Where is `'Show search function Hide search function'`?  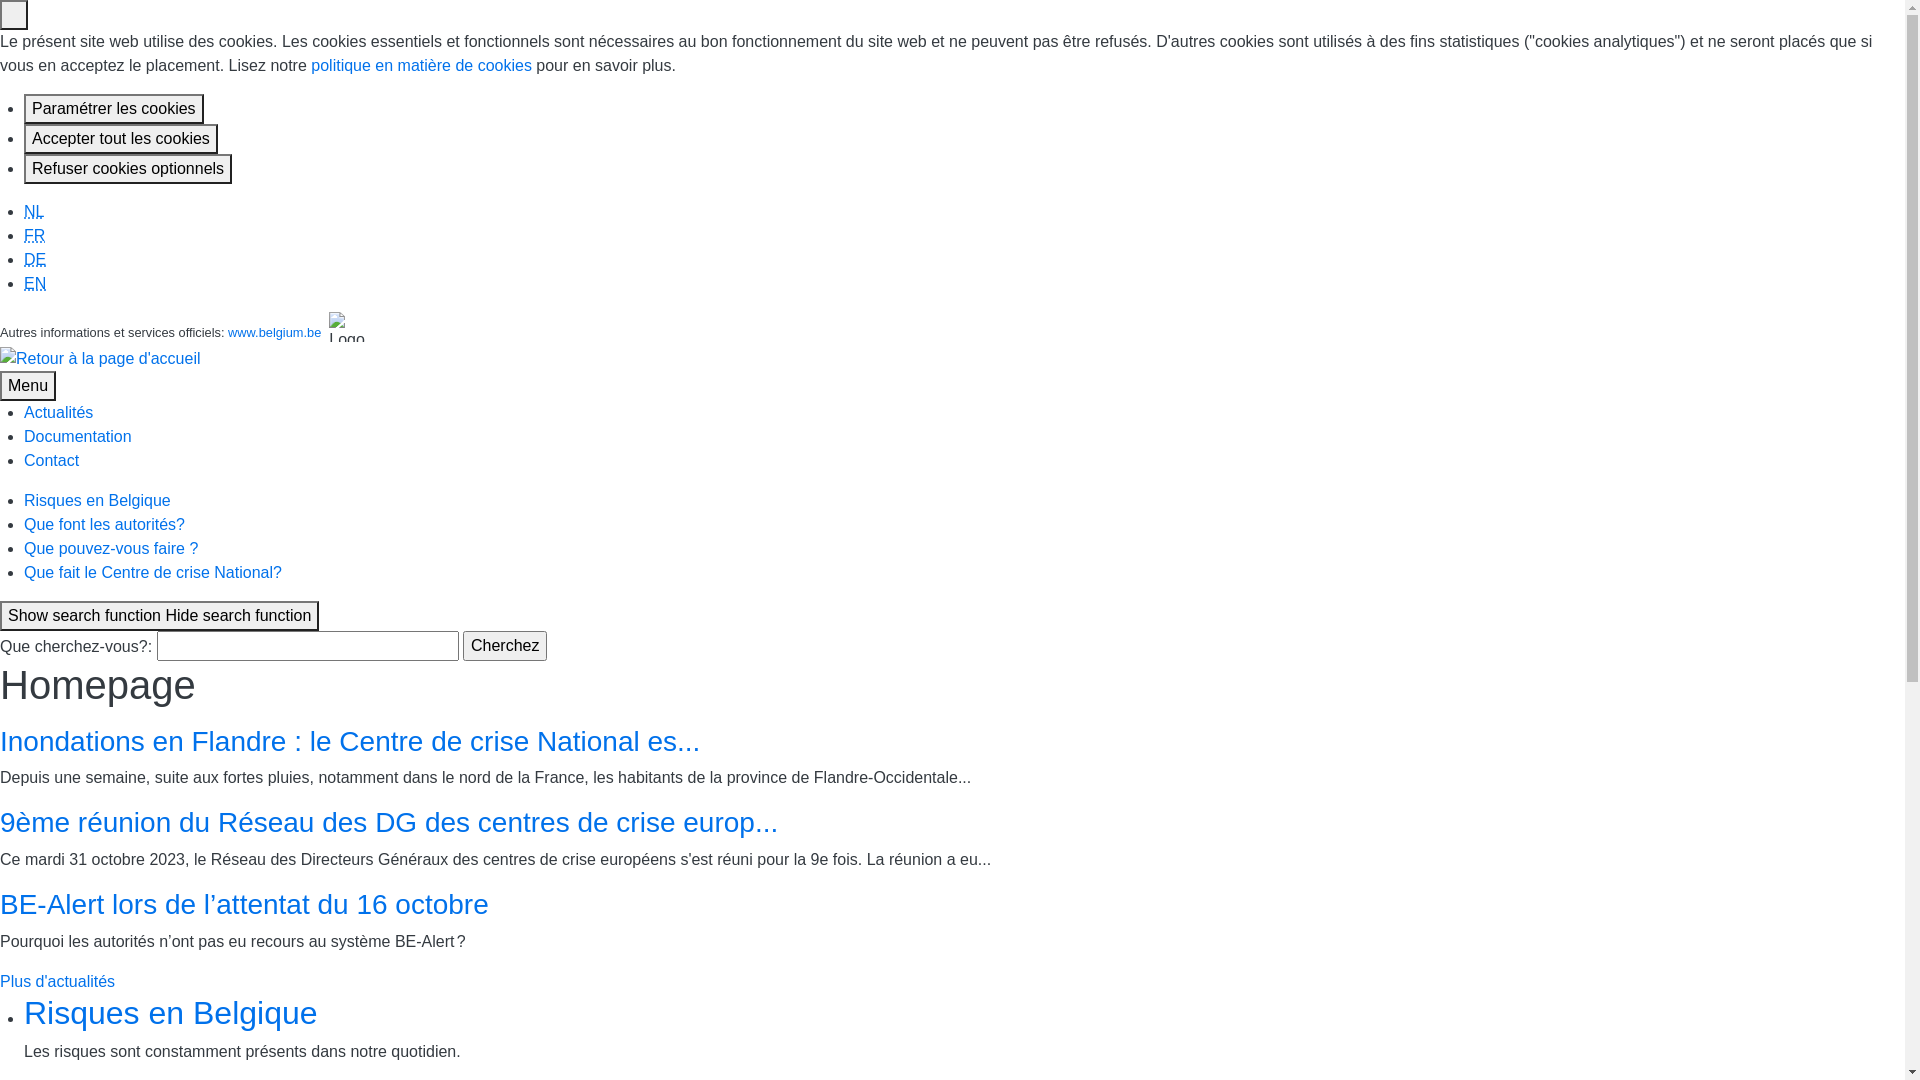 'Show search function Hide search function' is located at coordinates (158, 615).